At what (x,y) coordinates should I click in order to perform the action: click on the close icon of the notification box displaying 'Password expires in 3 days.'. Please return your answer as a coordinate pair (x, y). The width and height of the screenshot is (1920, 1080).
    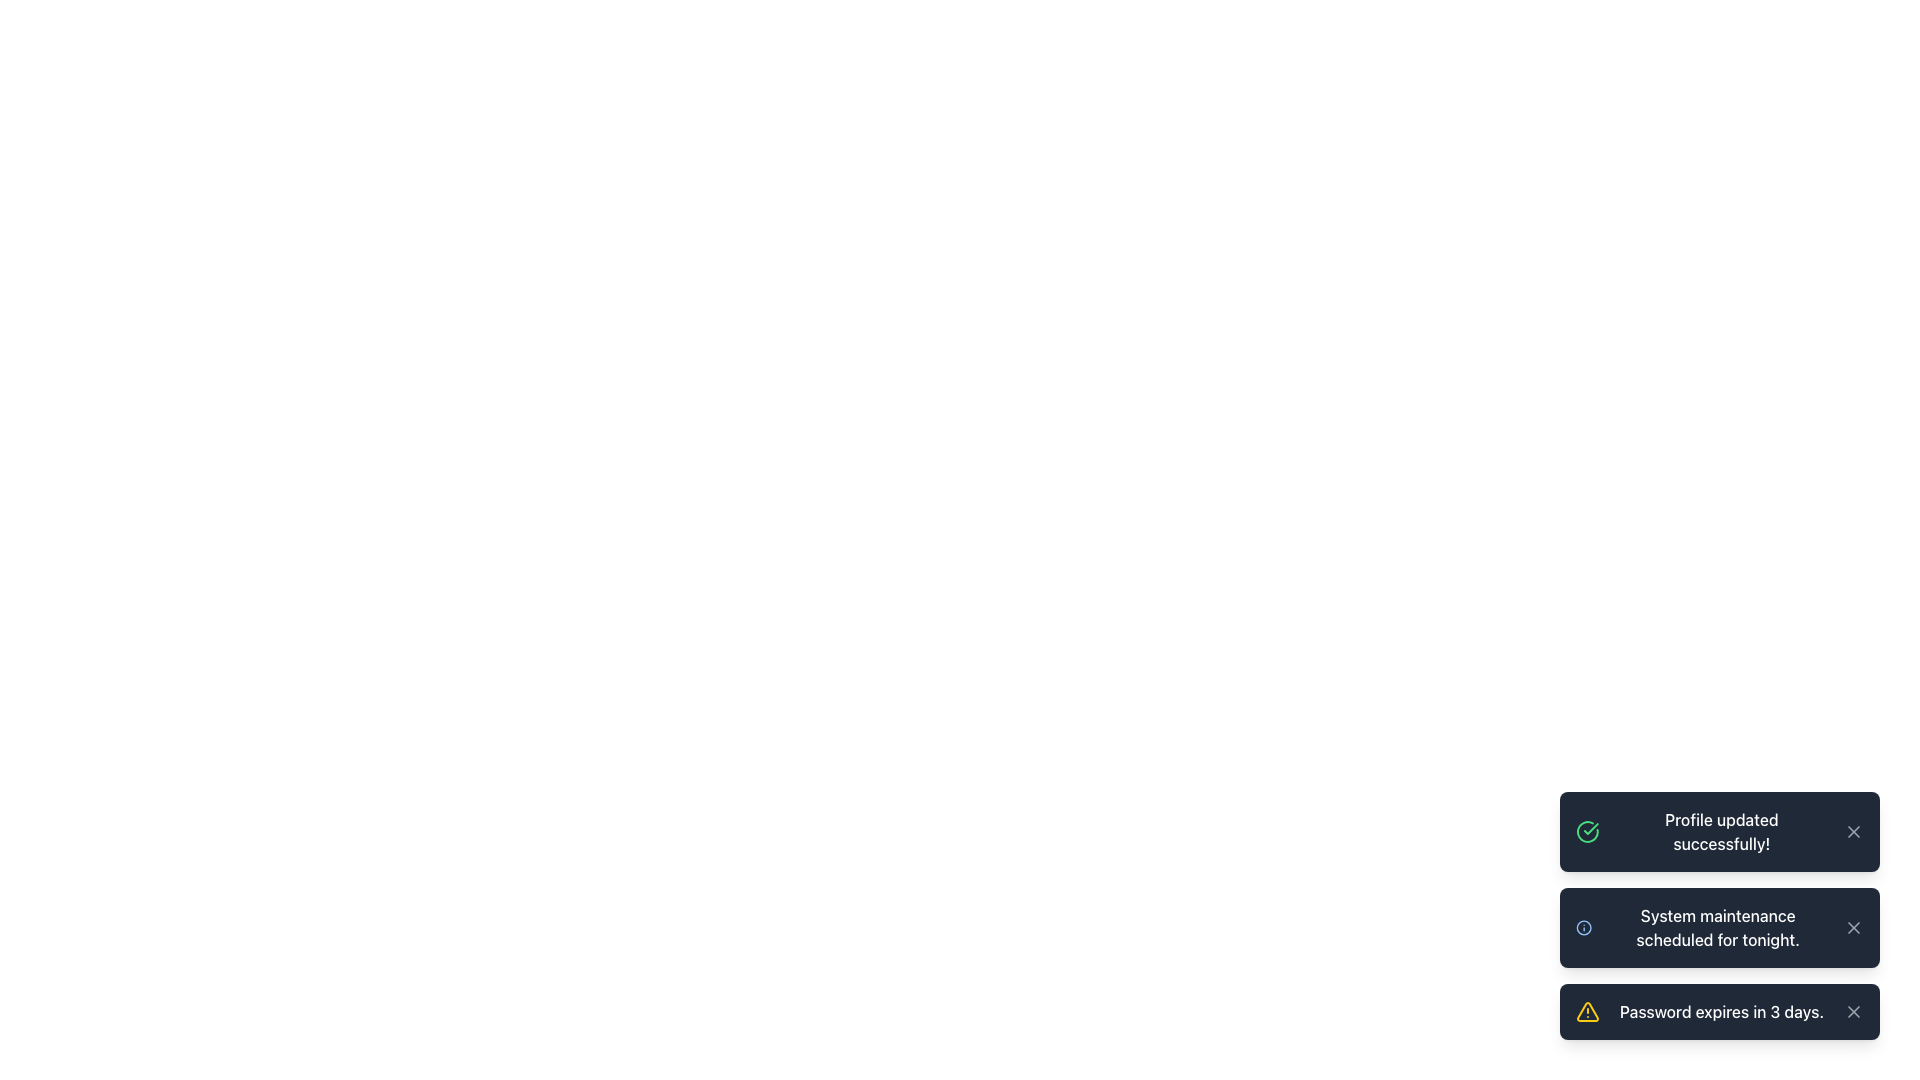
    Looking at the image, I should click on (1718, 1011).